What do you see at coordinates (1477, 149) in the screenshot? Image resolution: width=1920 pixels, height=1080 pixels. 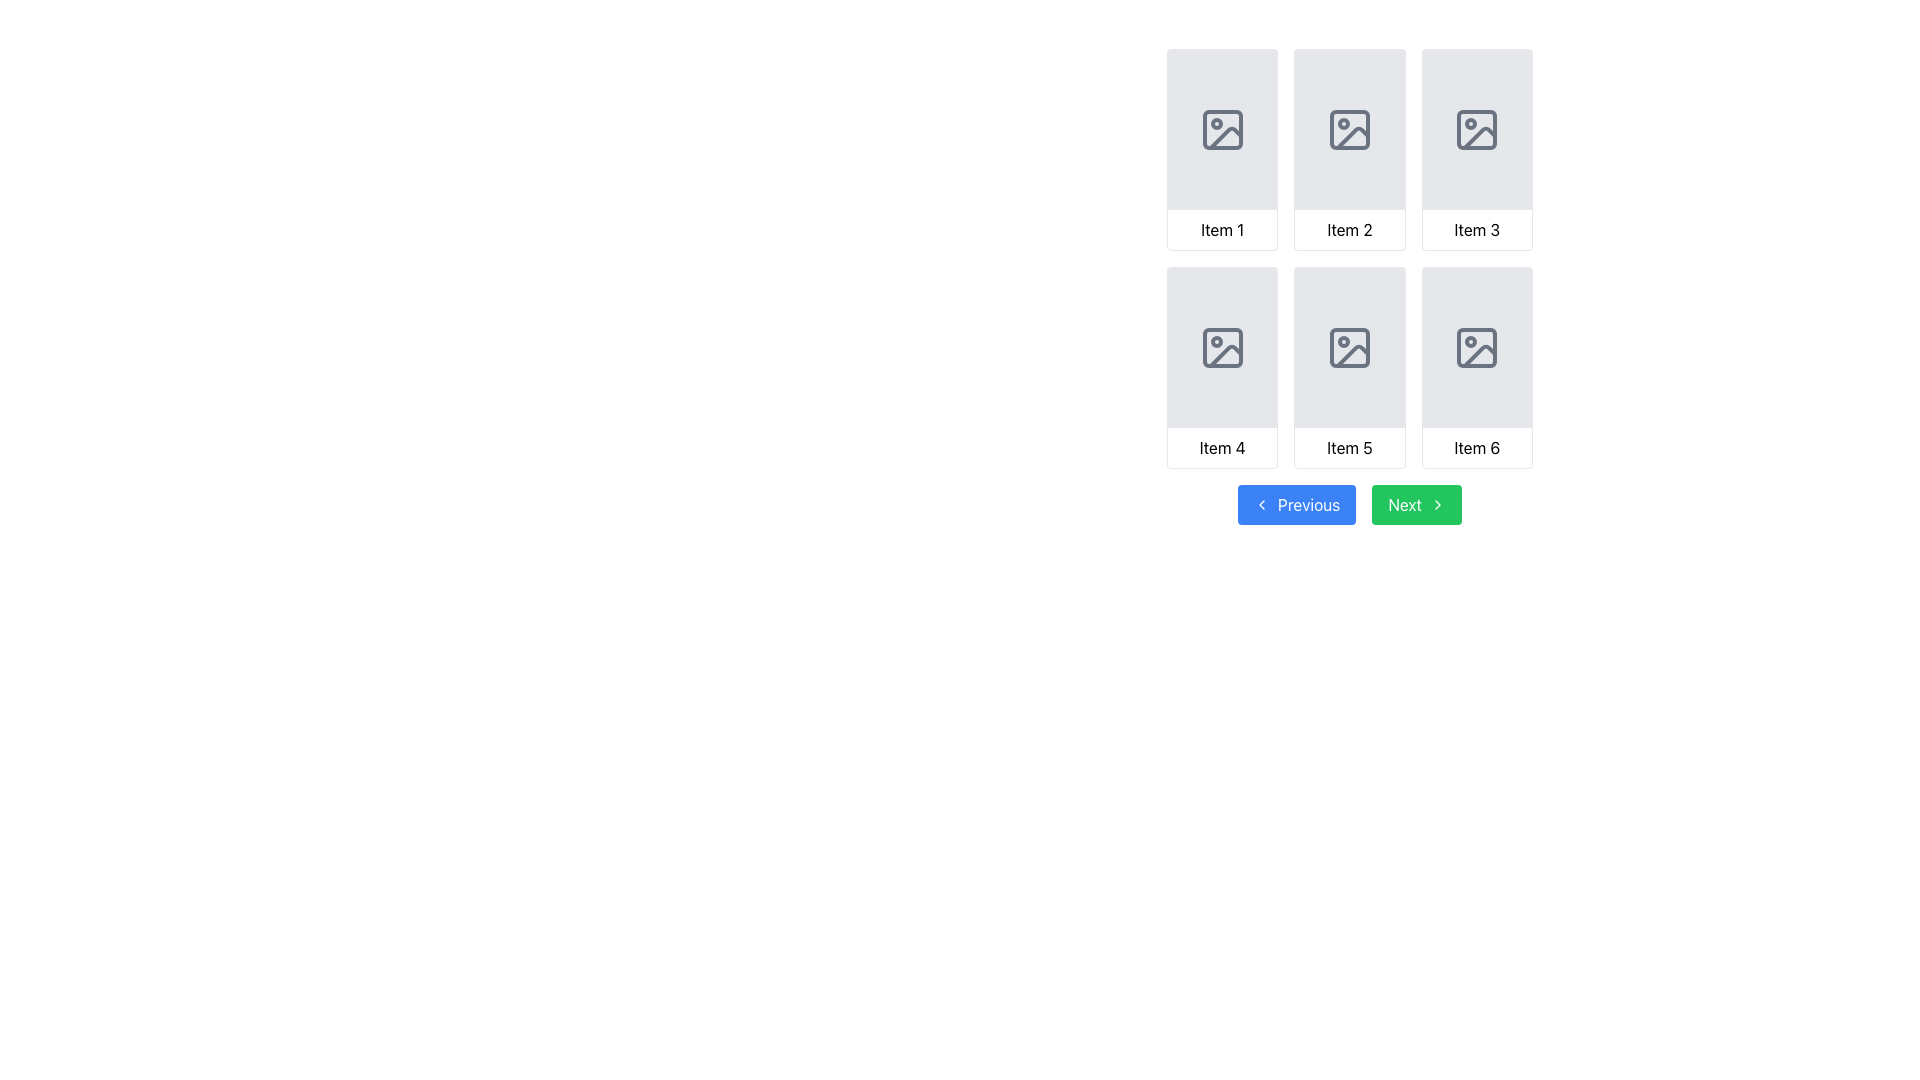 I see `the third tile in the first row of a grid to interact with the item` at bounding box center [1477, 149].